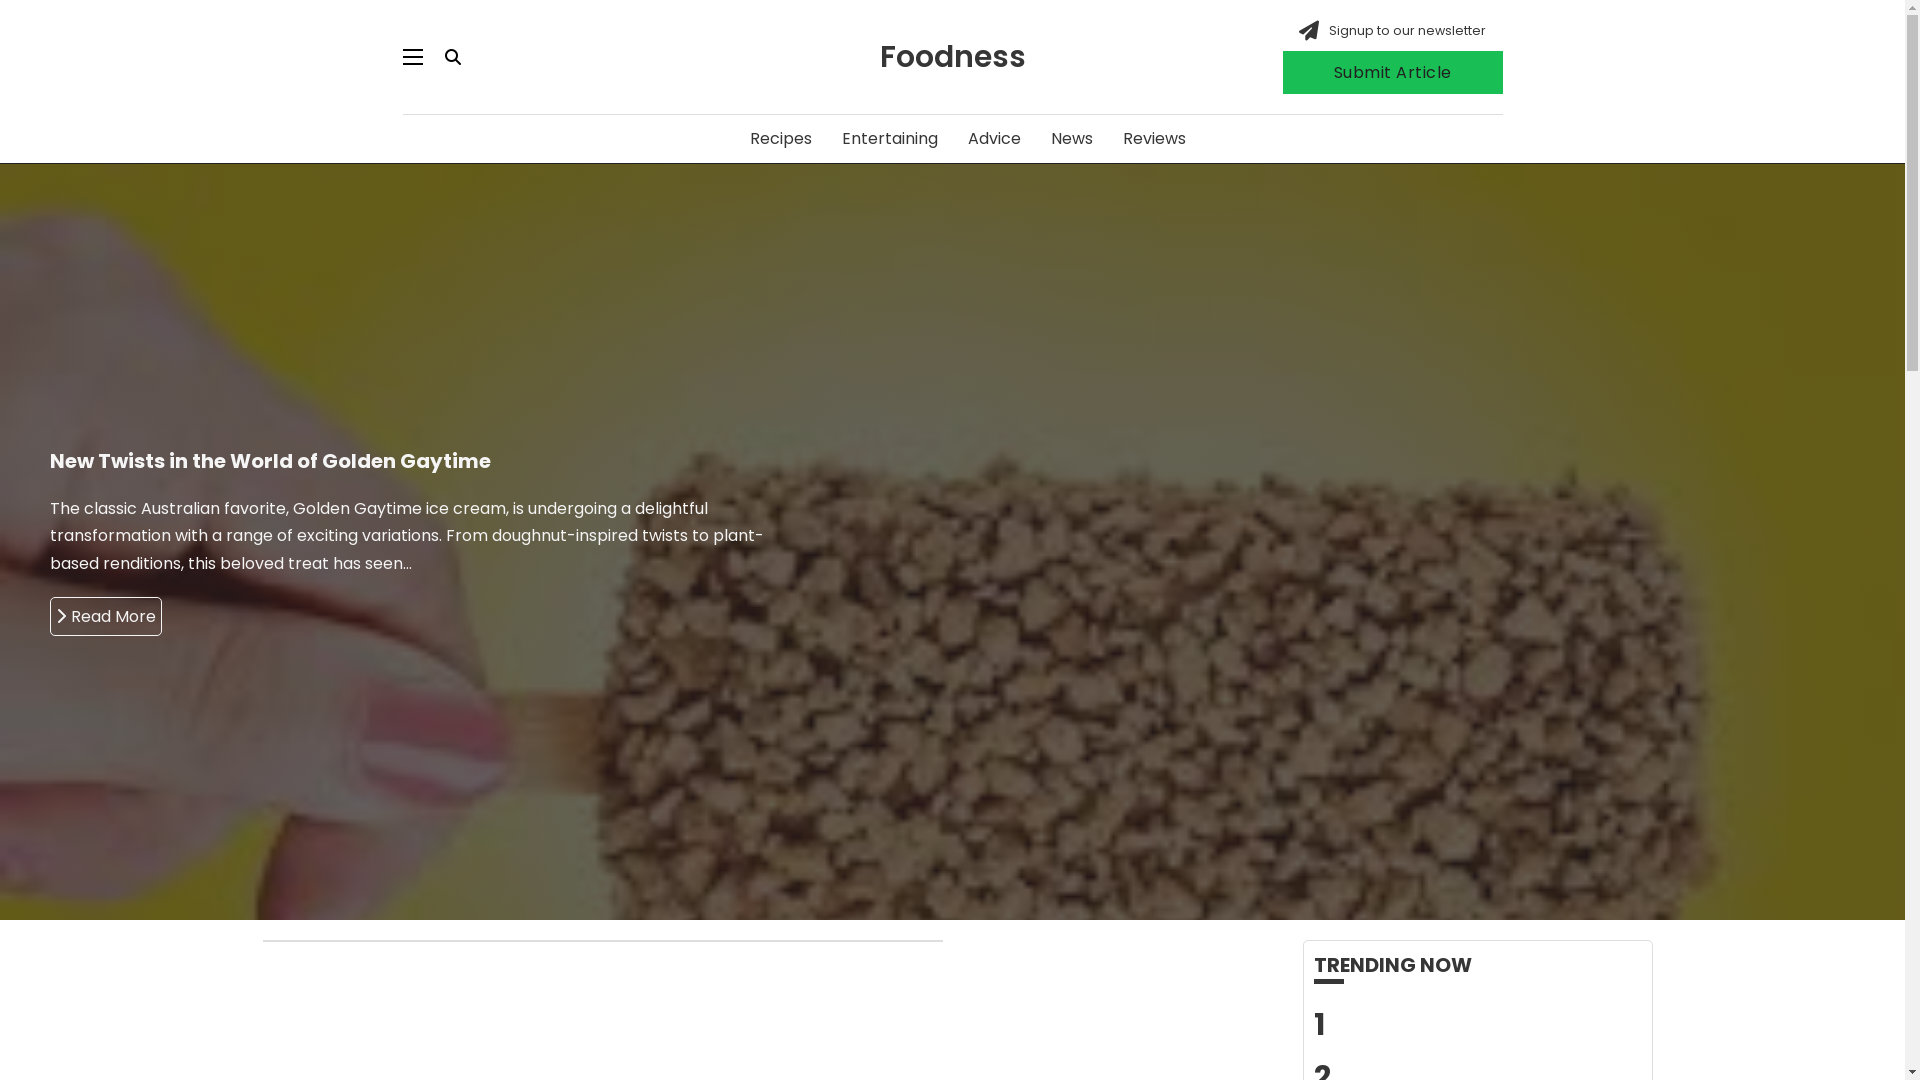 The height and width of the screenshot is (1080, 1920). Describe the element at coordinates (994, 137) in the screenshot. I see `'Advice'` at that location.